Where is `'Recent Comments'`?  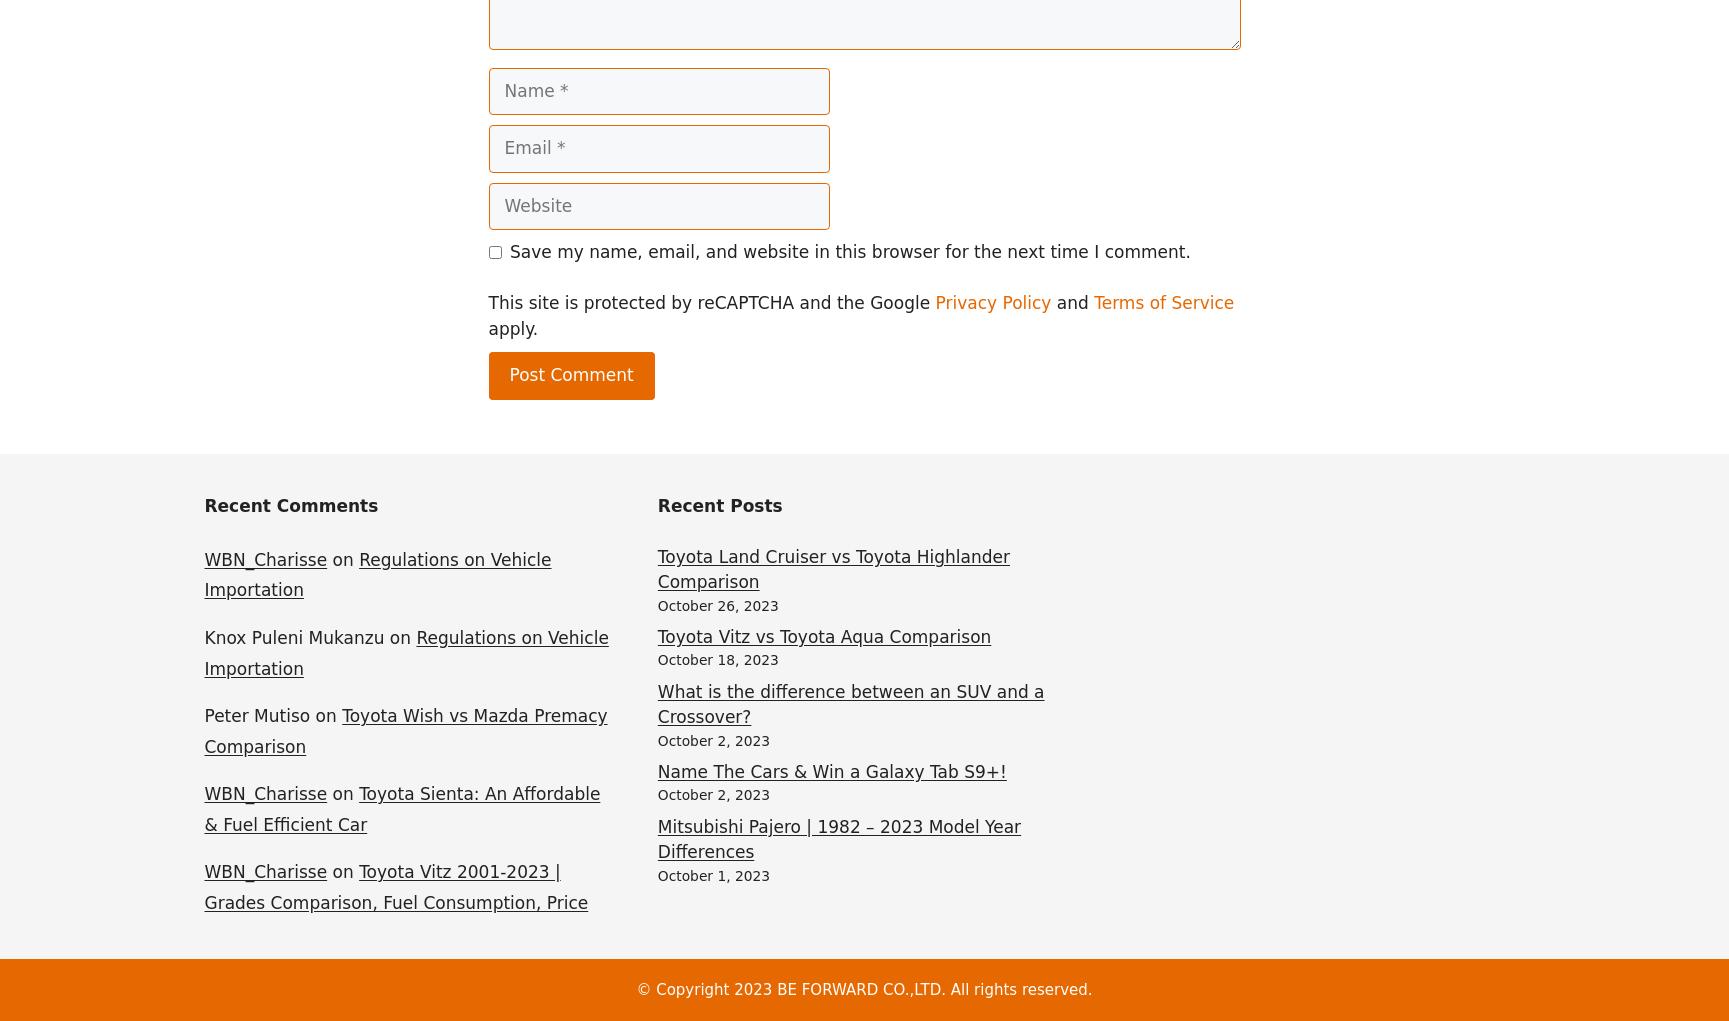
'Recent Comments' is located at coordinates (203, 503).